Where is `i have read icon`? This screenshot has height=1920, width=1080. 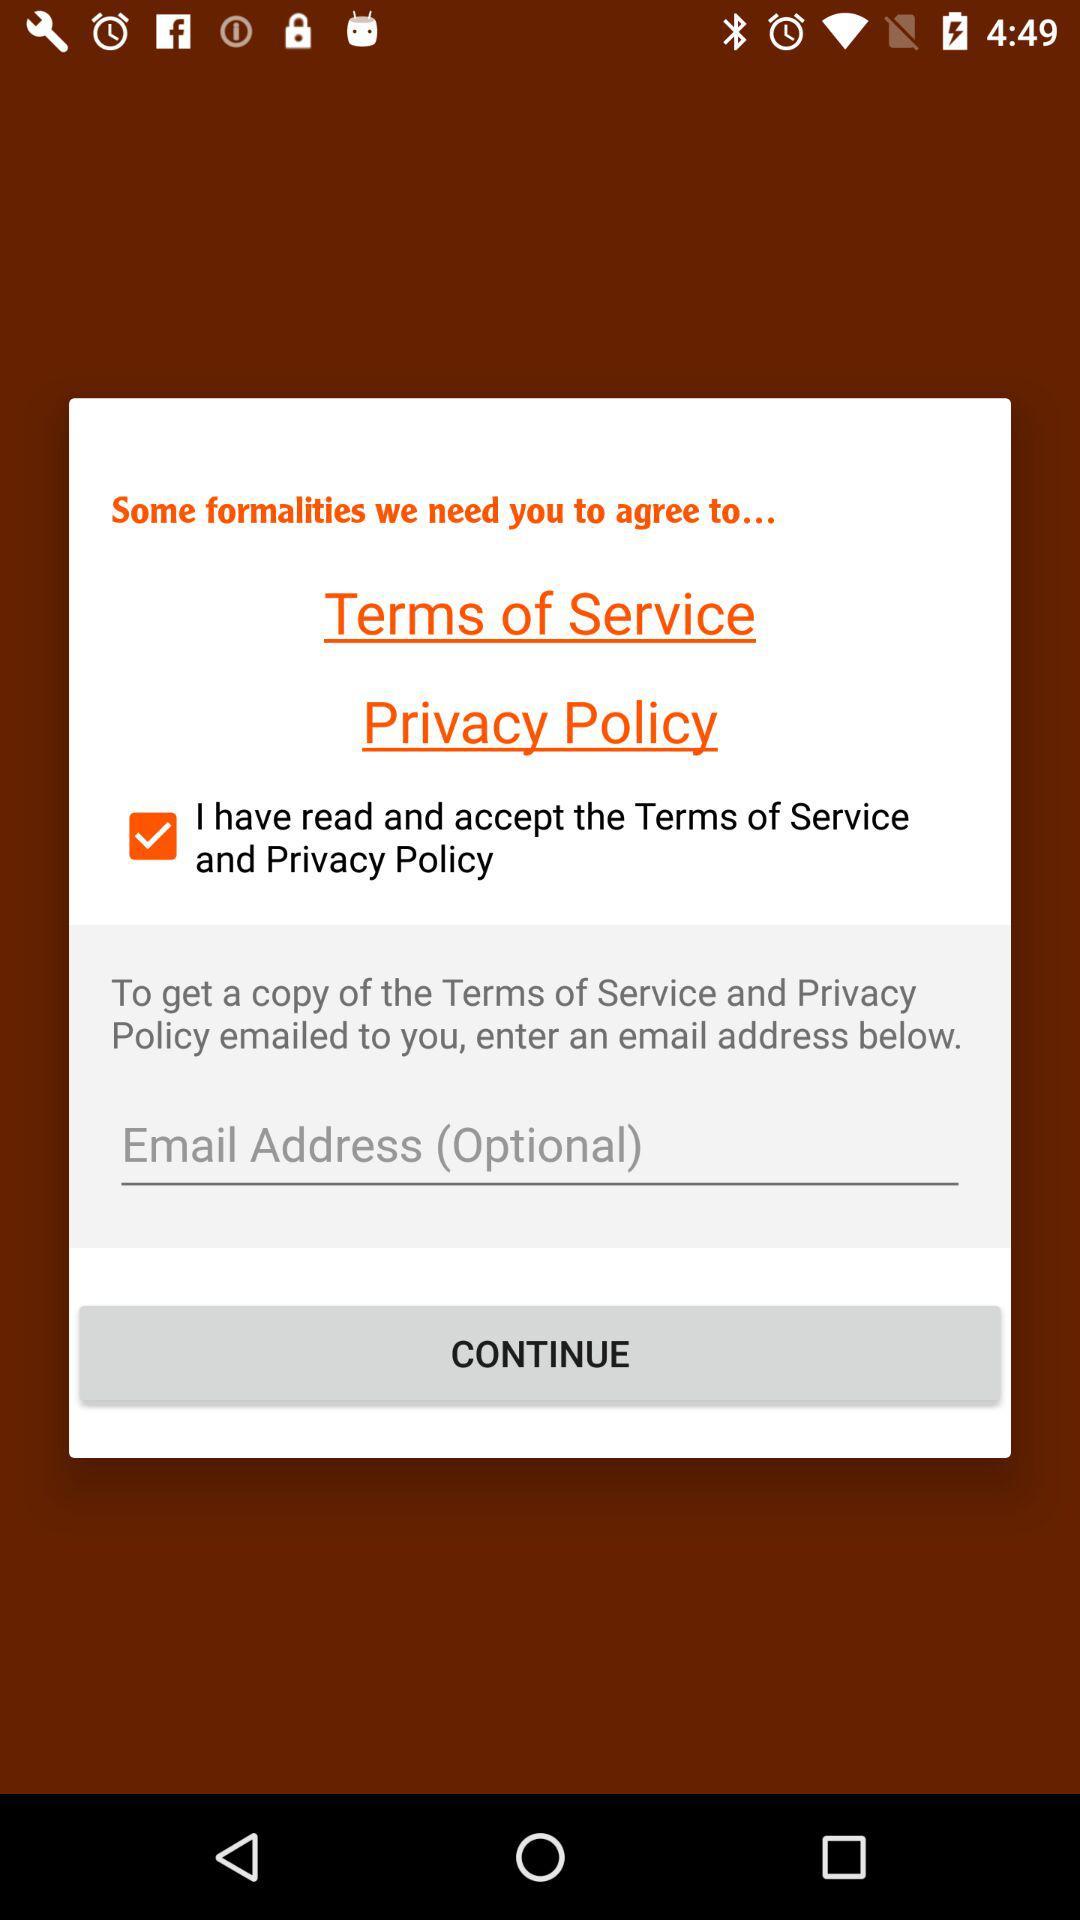
i have read icon is located at coordinates (540, 836).